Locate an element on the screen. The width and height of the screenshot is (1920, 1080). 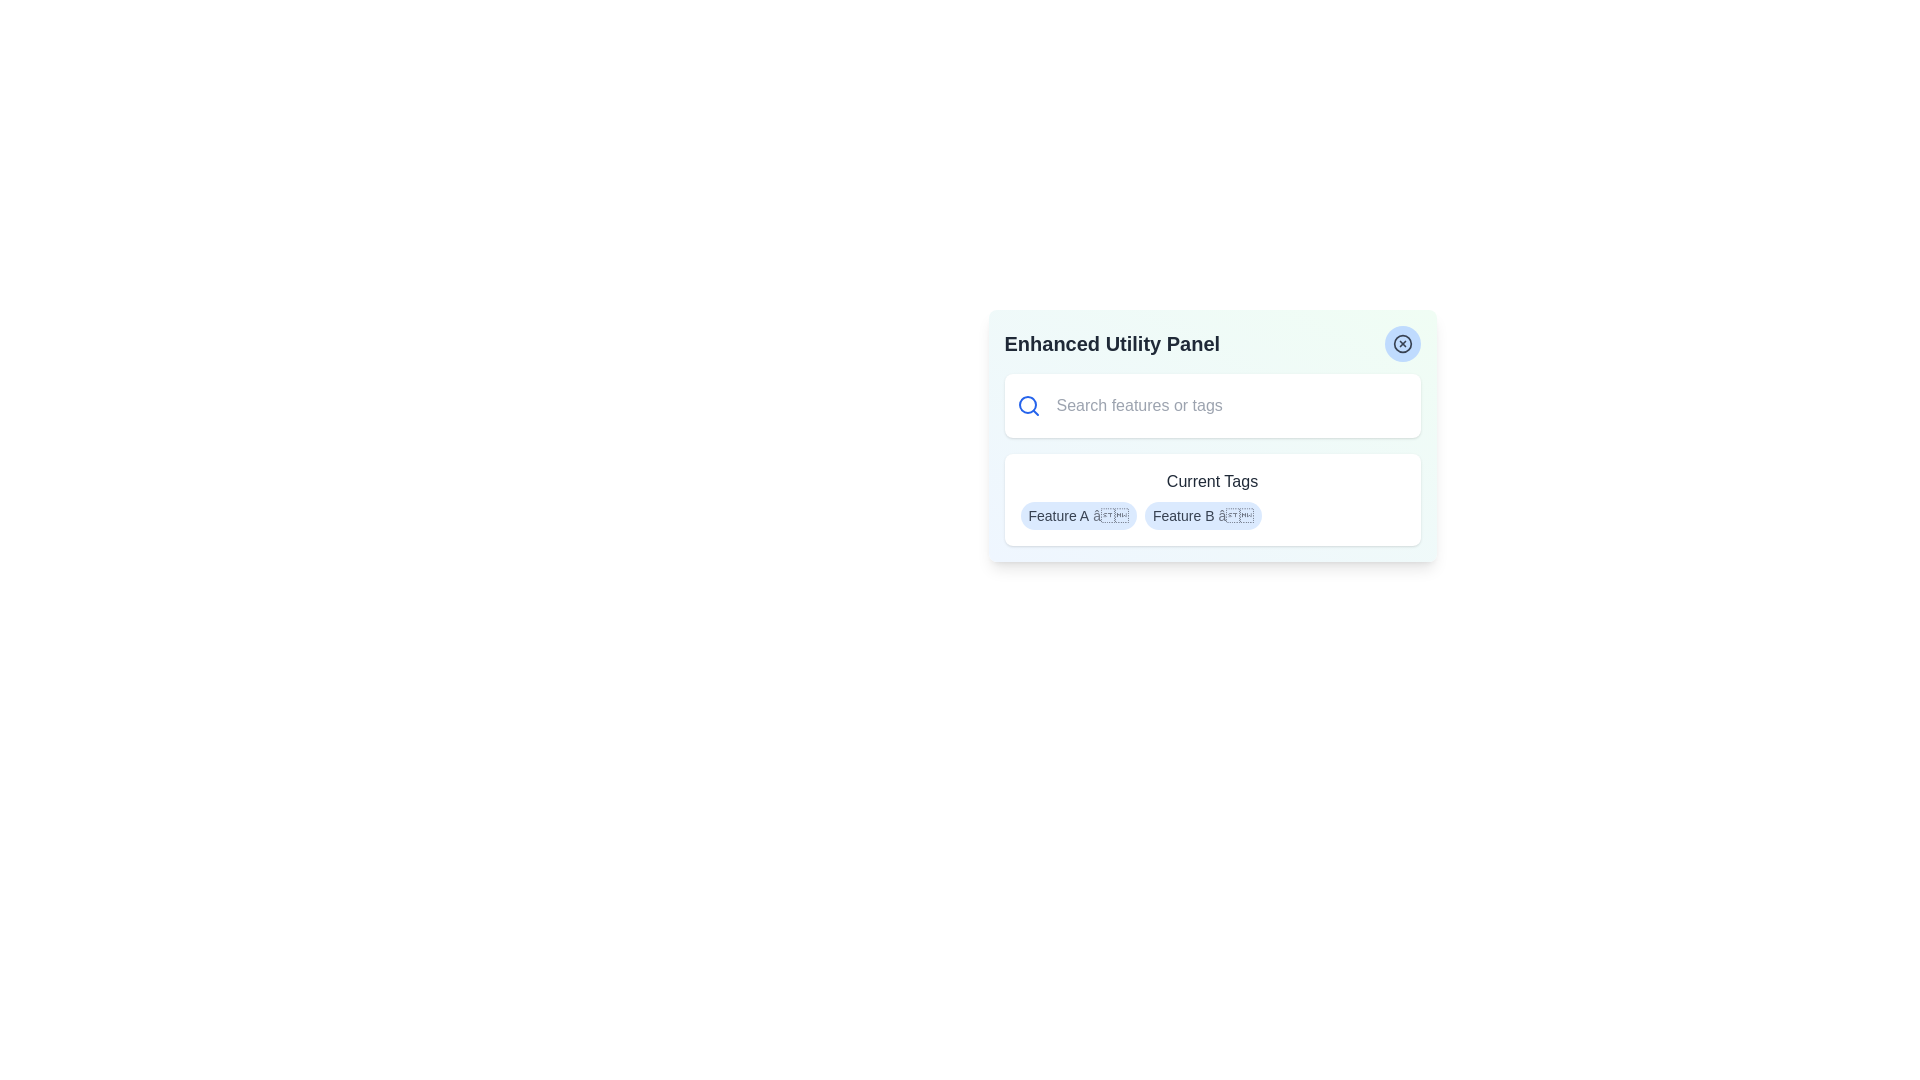
to select text in the Text Input Field located within the 'Enhanced Utility Panel' is located at coordinates (1227, 405).